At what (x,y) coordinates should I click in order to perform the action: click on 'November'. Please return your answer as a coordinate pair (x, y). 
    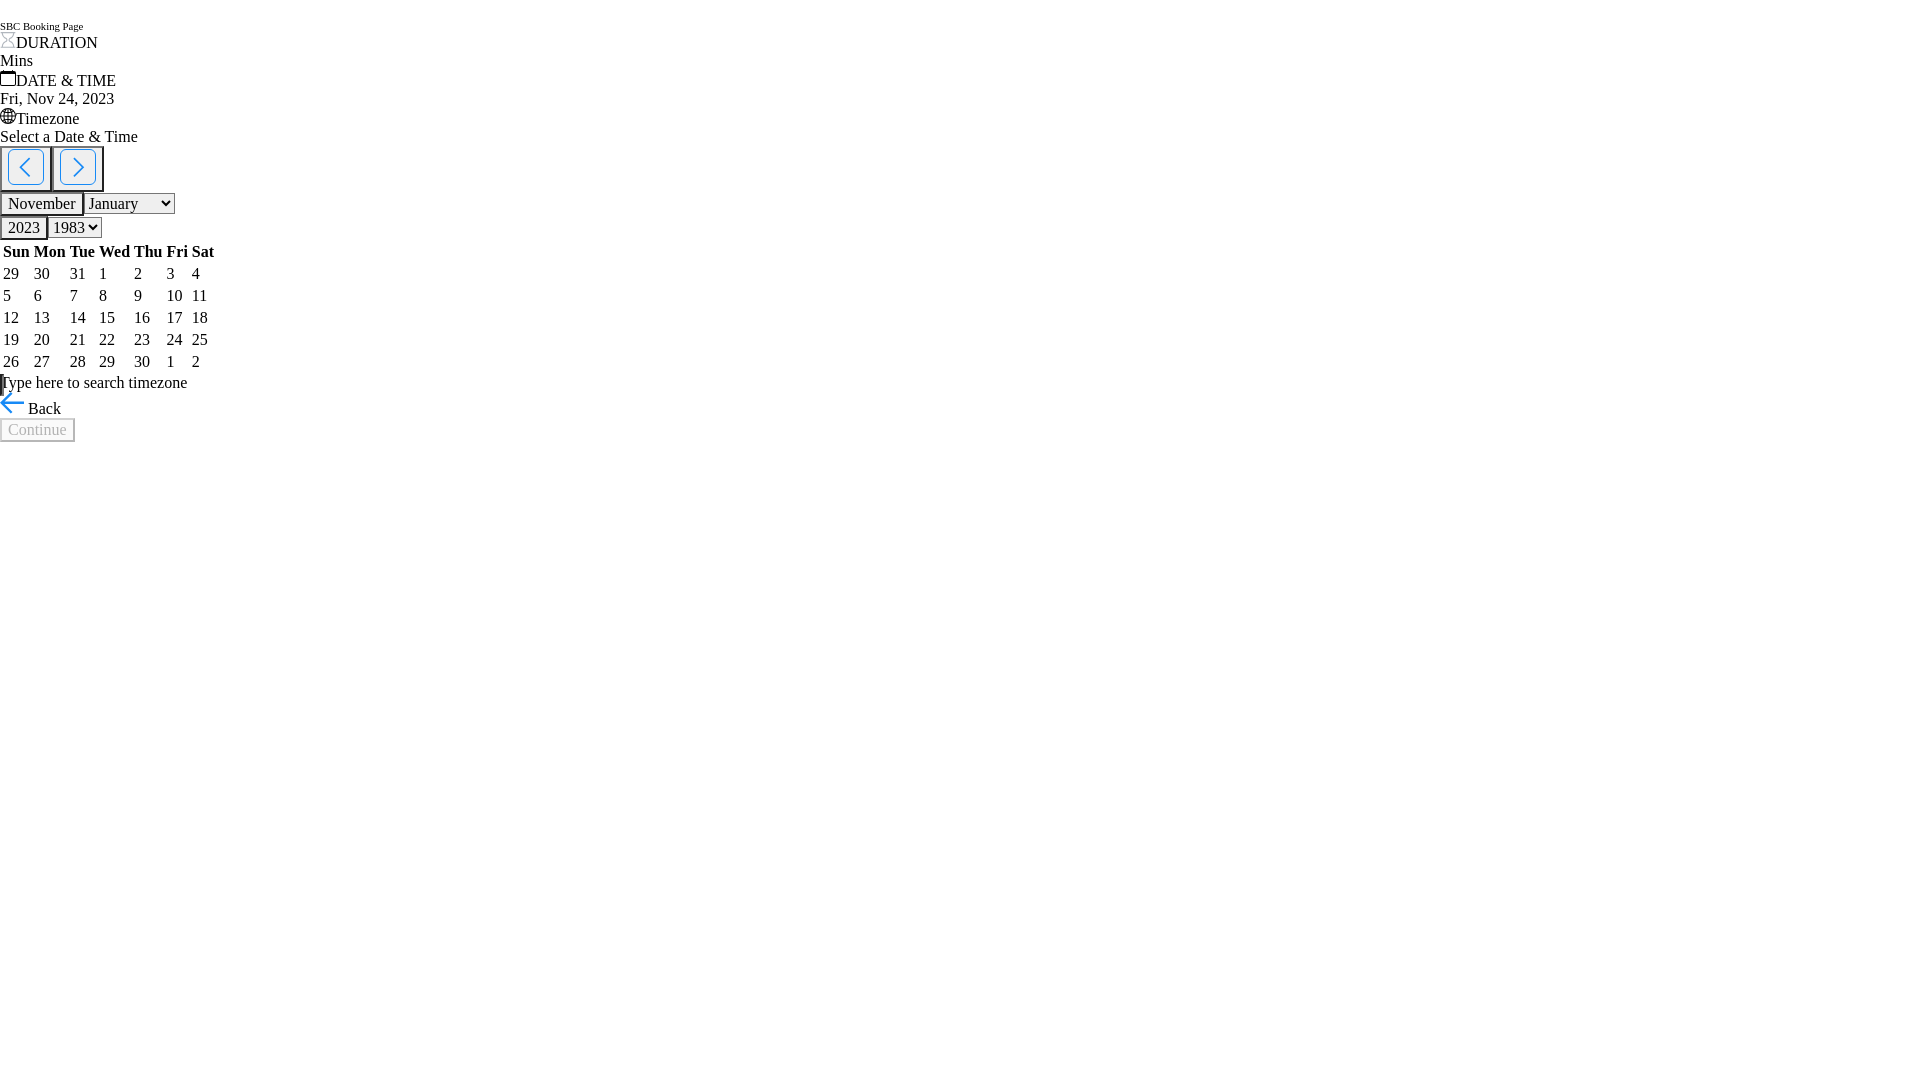
    Looking at the image, I should click on (42, 204).